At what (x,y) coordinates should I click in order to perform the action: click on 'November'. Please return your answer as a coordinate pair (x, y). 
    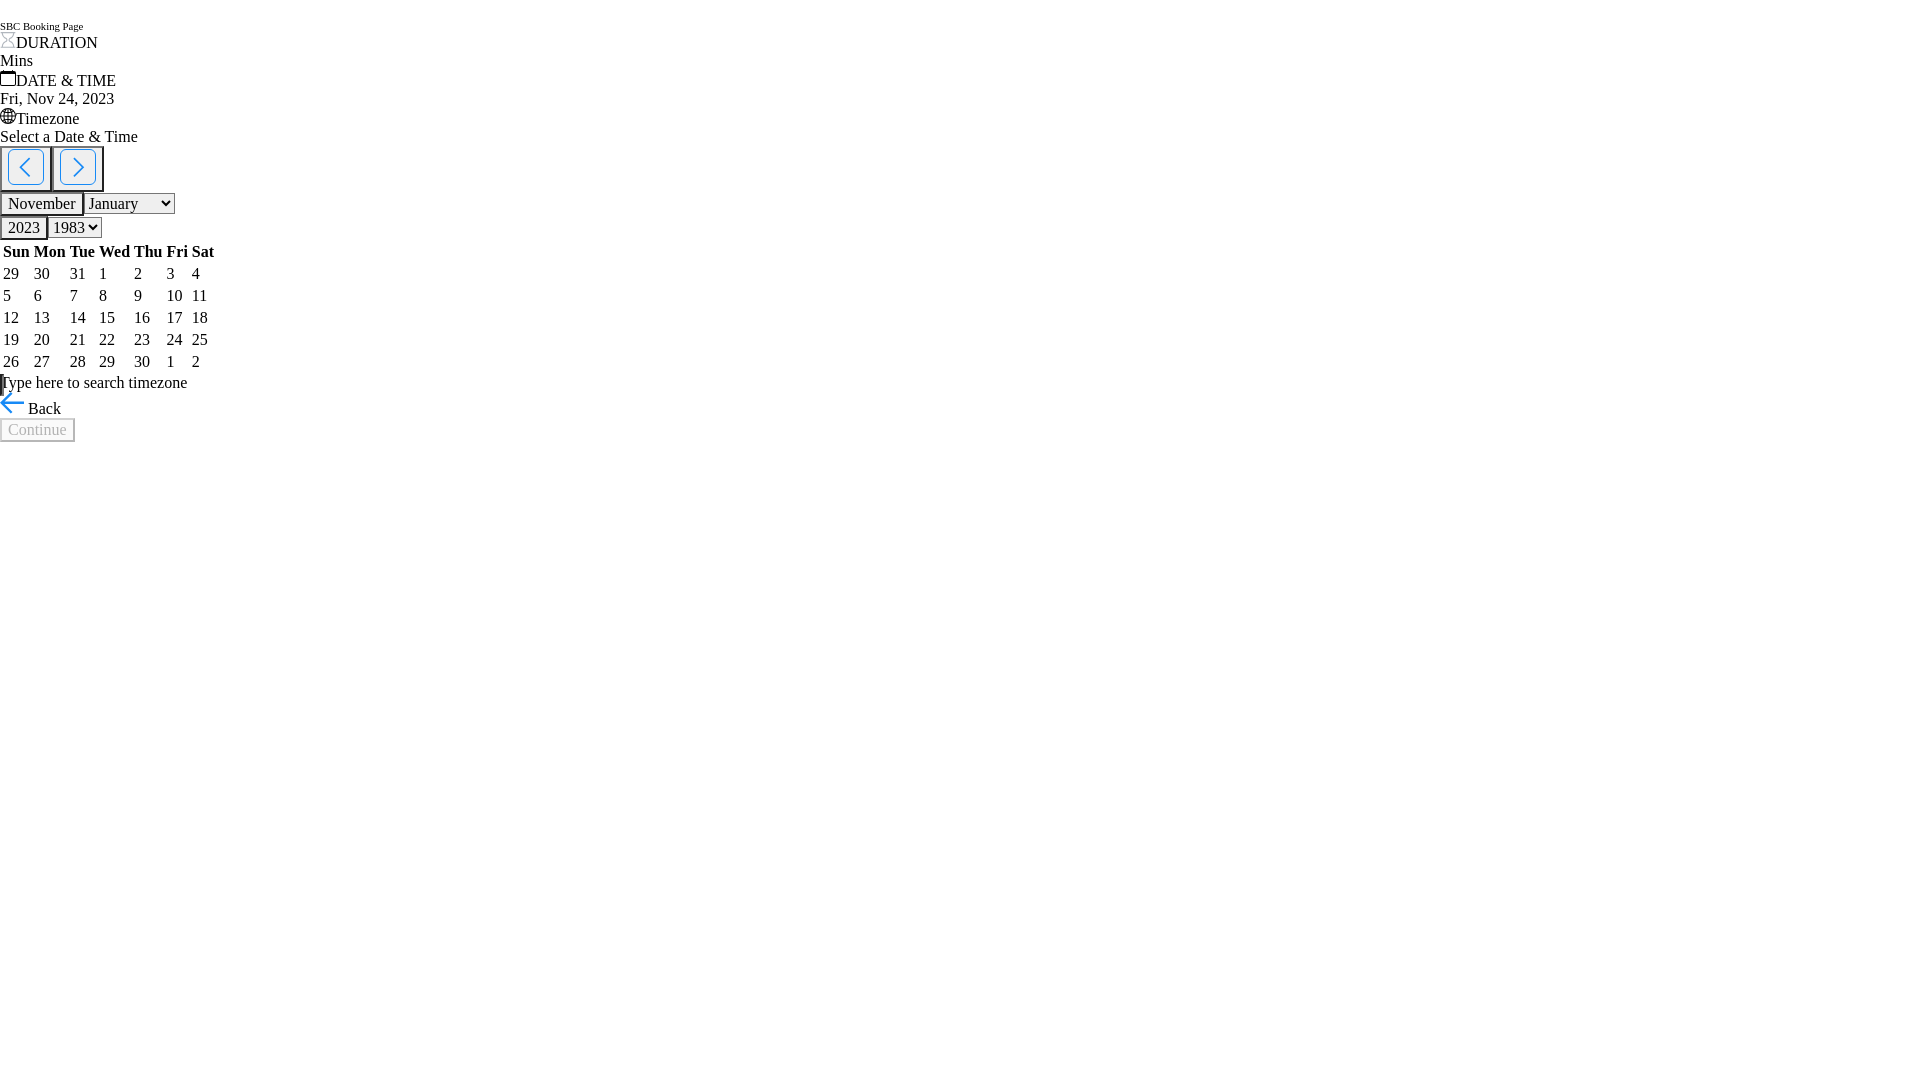
    Looking at the image, I should click on (42, 204).